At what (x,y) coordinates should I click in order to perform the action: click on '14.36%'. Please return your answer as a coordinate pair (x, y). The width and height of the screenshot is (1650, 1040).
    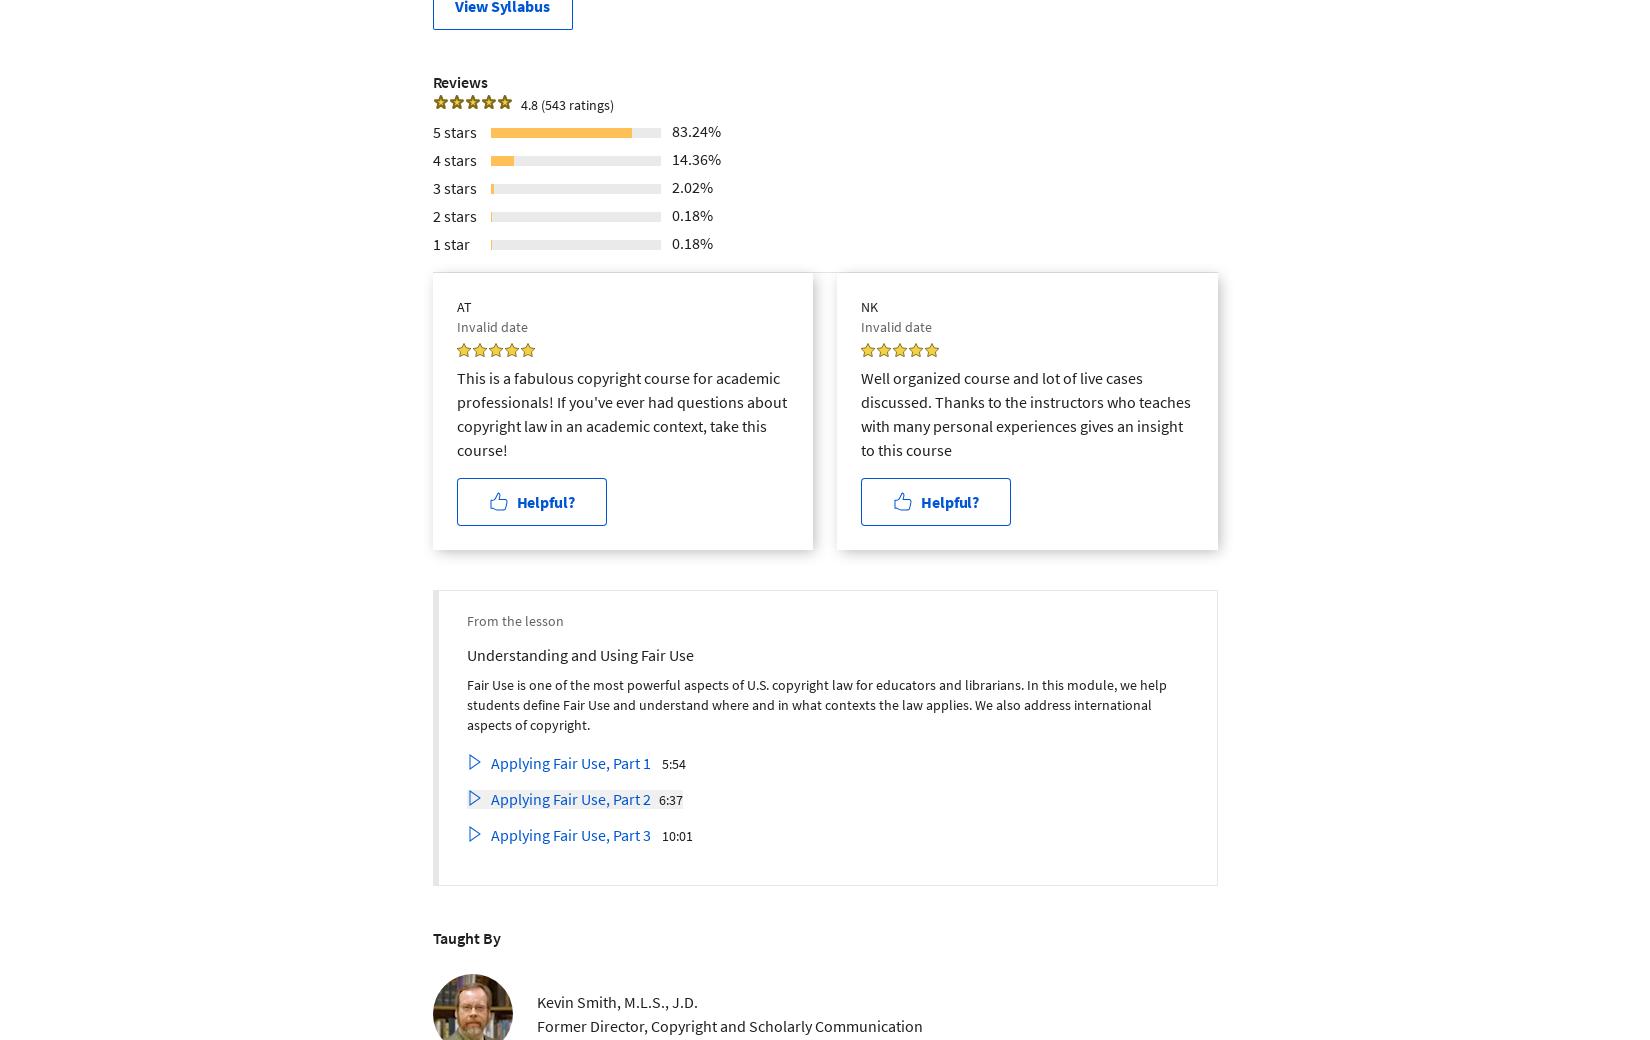
    Looking at the image, I should click on (670, 157).